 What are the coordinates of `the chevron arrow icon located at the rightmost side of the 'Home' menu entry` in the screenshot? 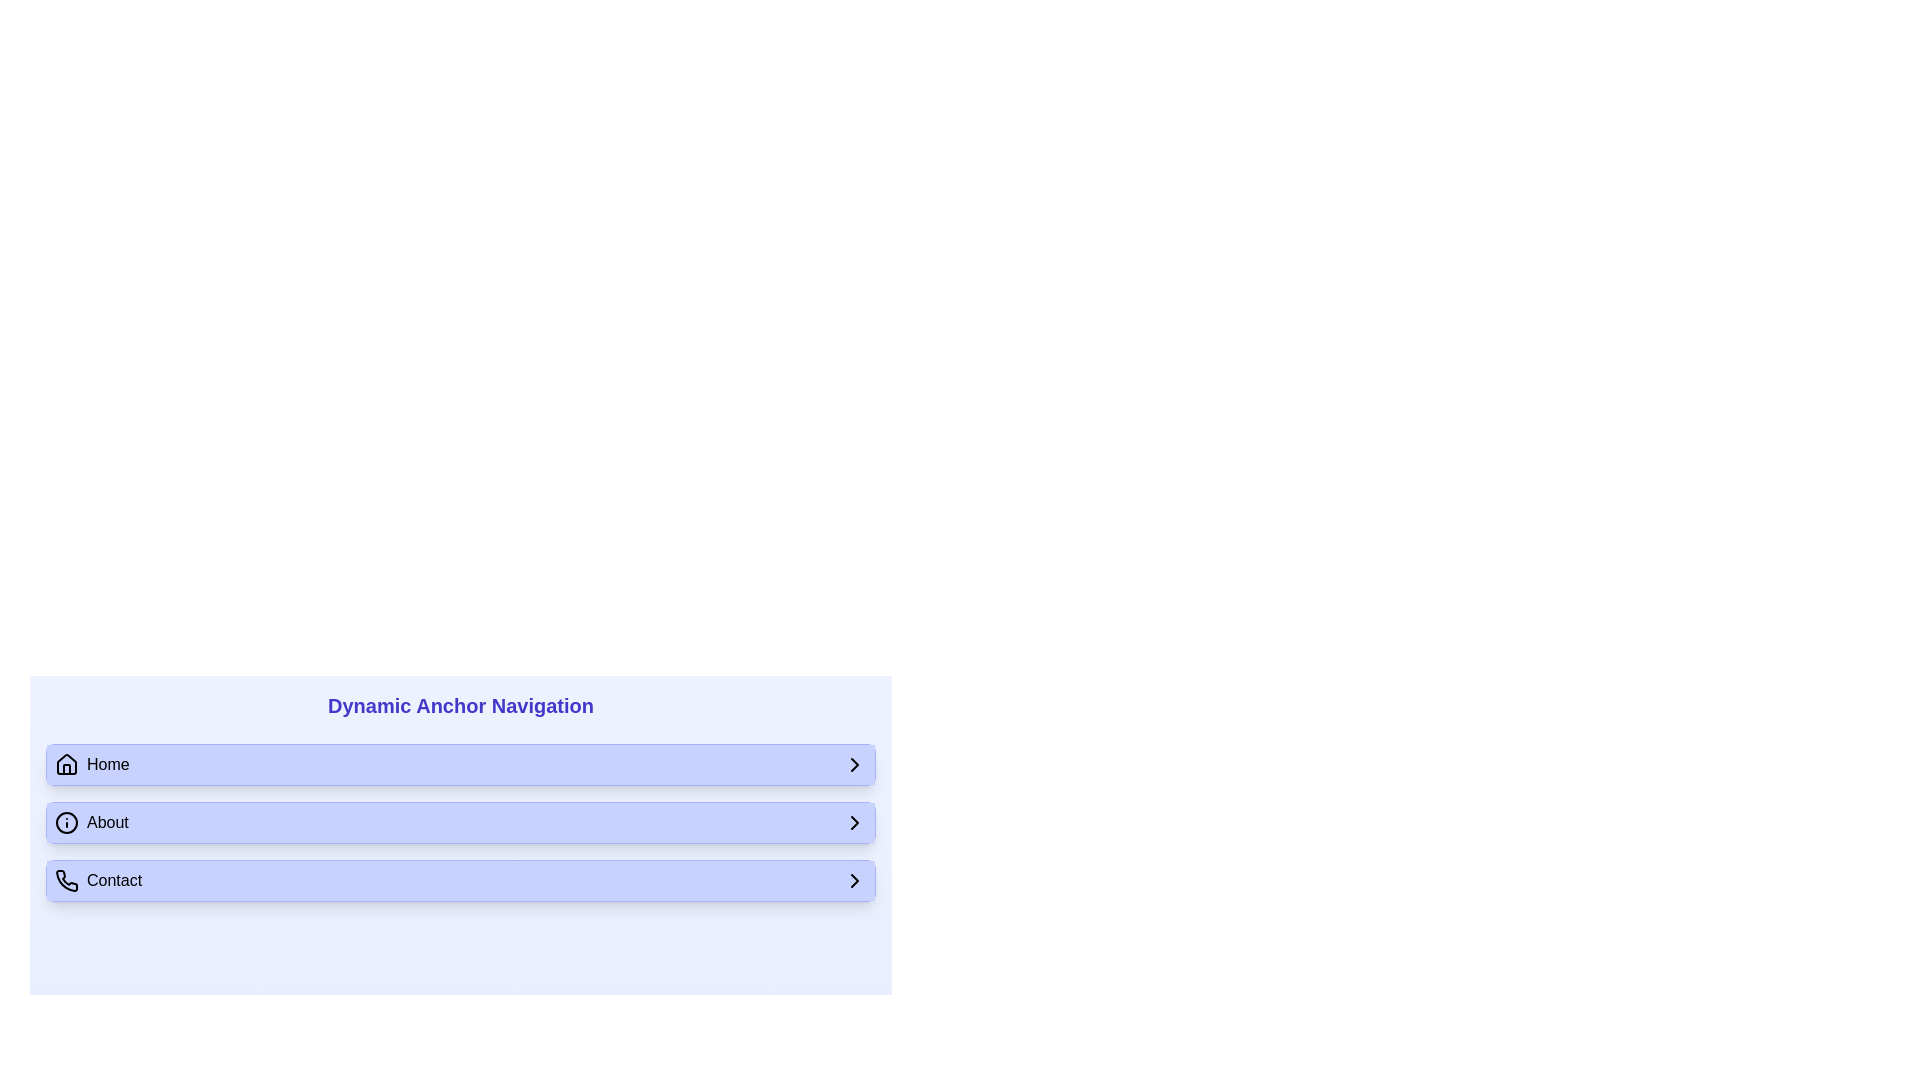 It's located at (854, 764).